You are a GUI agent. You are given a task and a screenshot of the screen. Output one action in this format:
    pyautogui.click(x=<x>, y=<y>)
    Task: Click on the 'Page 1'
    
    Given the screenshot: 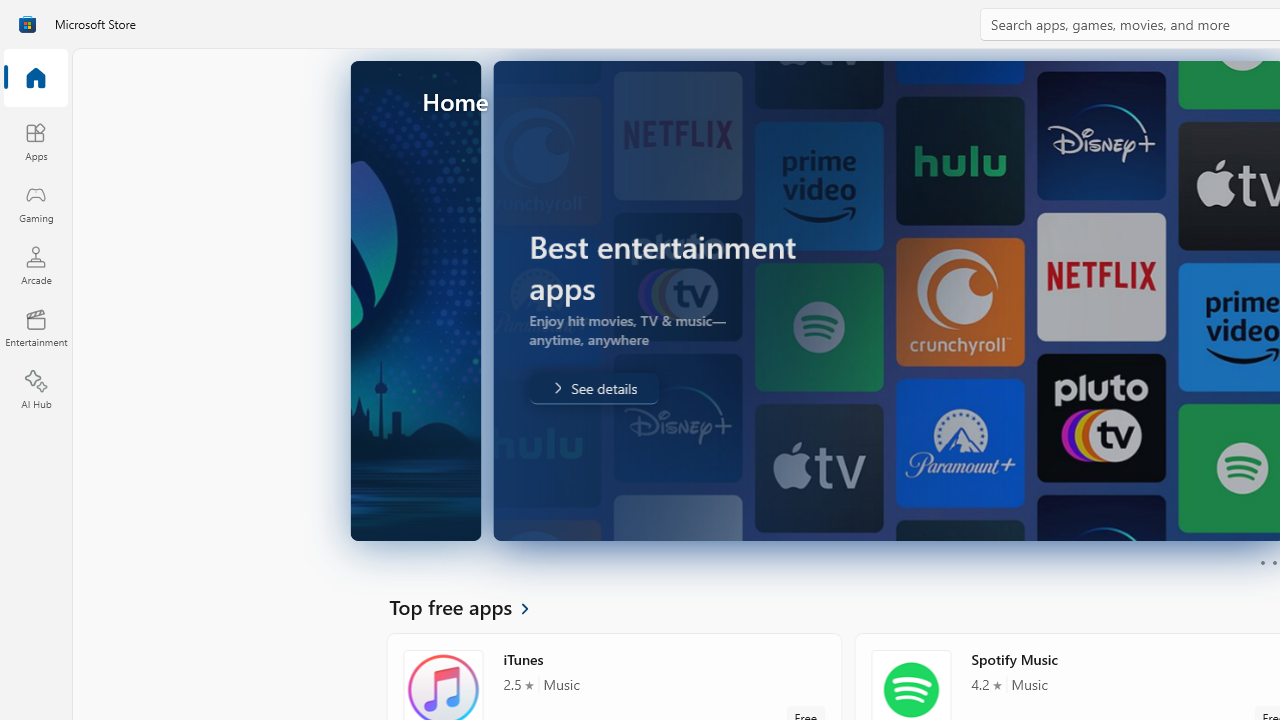 What is the action you would take?
    pyautogui.click(x=1261, y=563)
    